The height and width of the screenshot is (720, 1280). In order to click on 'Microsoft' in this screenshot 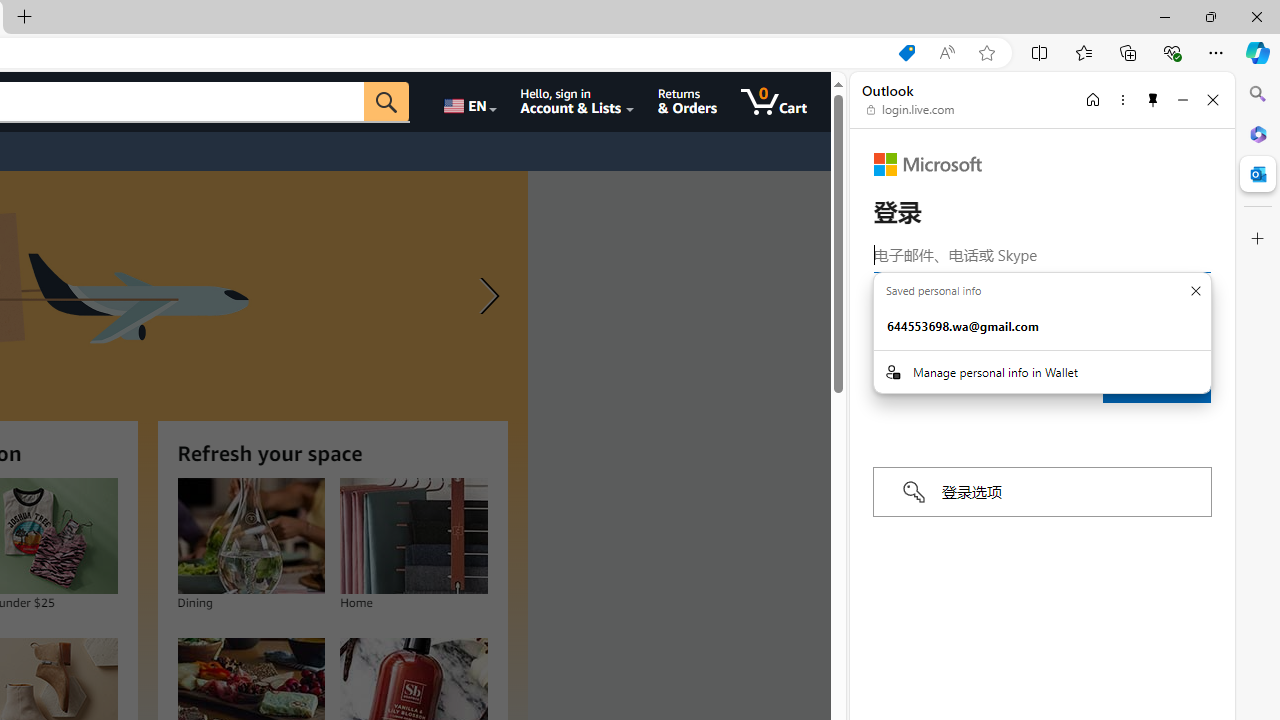, I will do `click(927, 163)`.